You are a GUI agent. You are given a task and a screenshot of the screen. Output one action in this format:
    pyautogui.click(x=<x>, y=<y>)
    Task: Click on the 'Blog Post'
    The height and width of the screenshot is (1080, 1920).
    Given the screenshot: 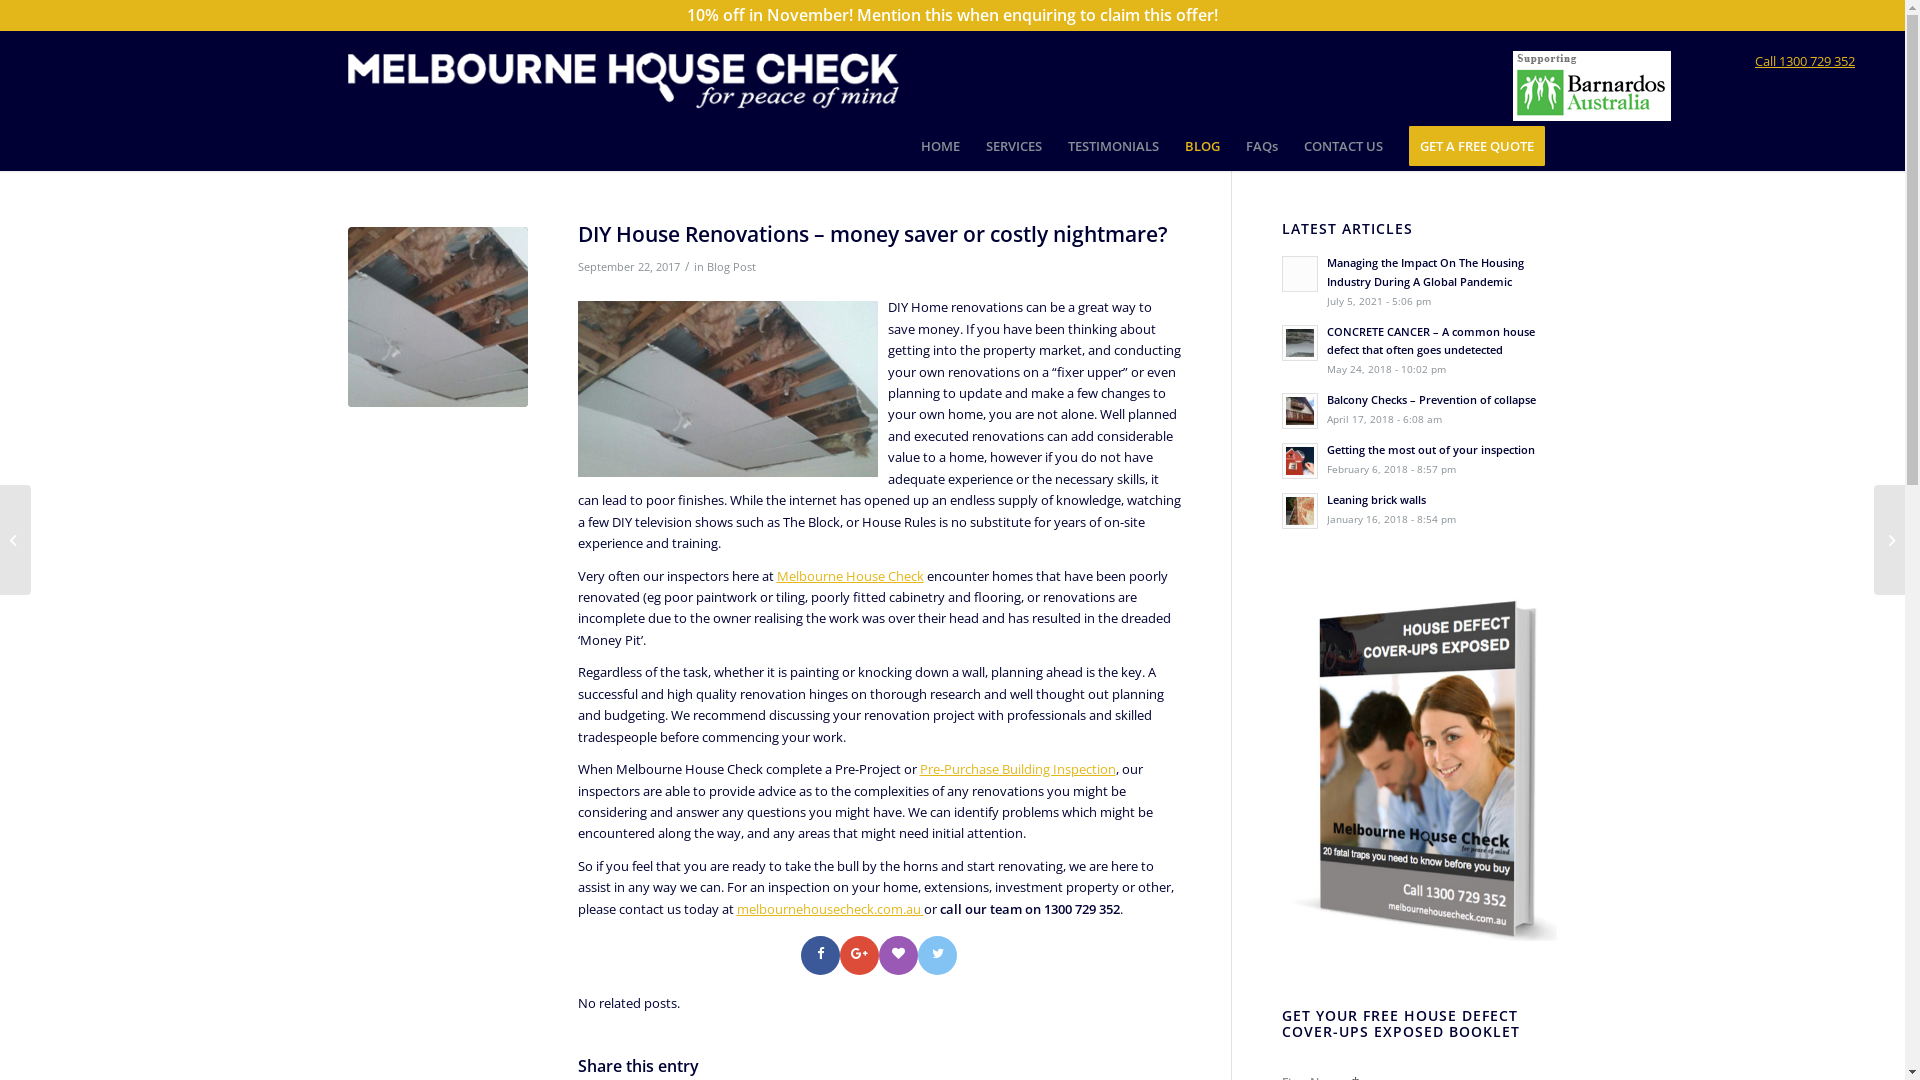 What is the action you would take?
    pyautogui.click(x=729, y=265)
    